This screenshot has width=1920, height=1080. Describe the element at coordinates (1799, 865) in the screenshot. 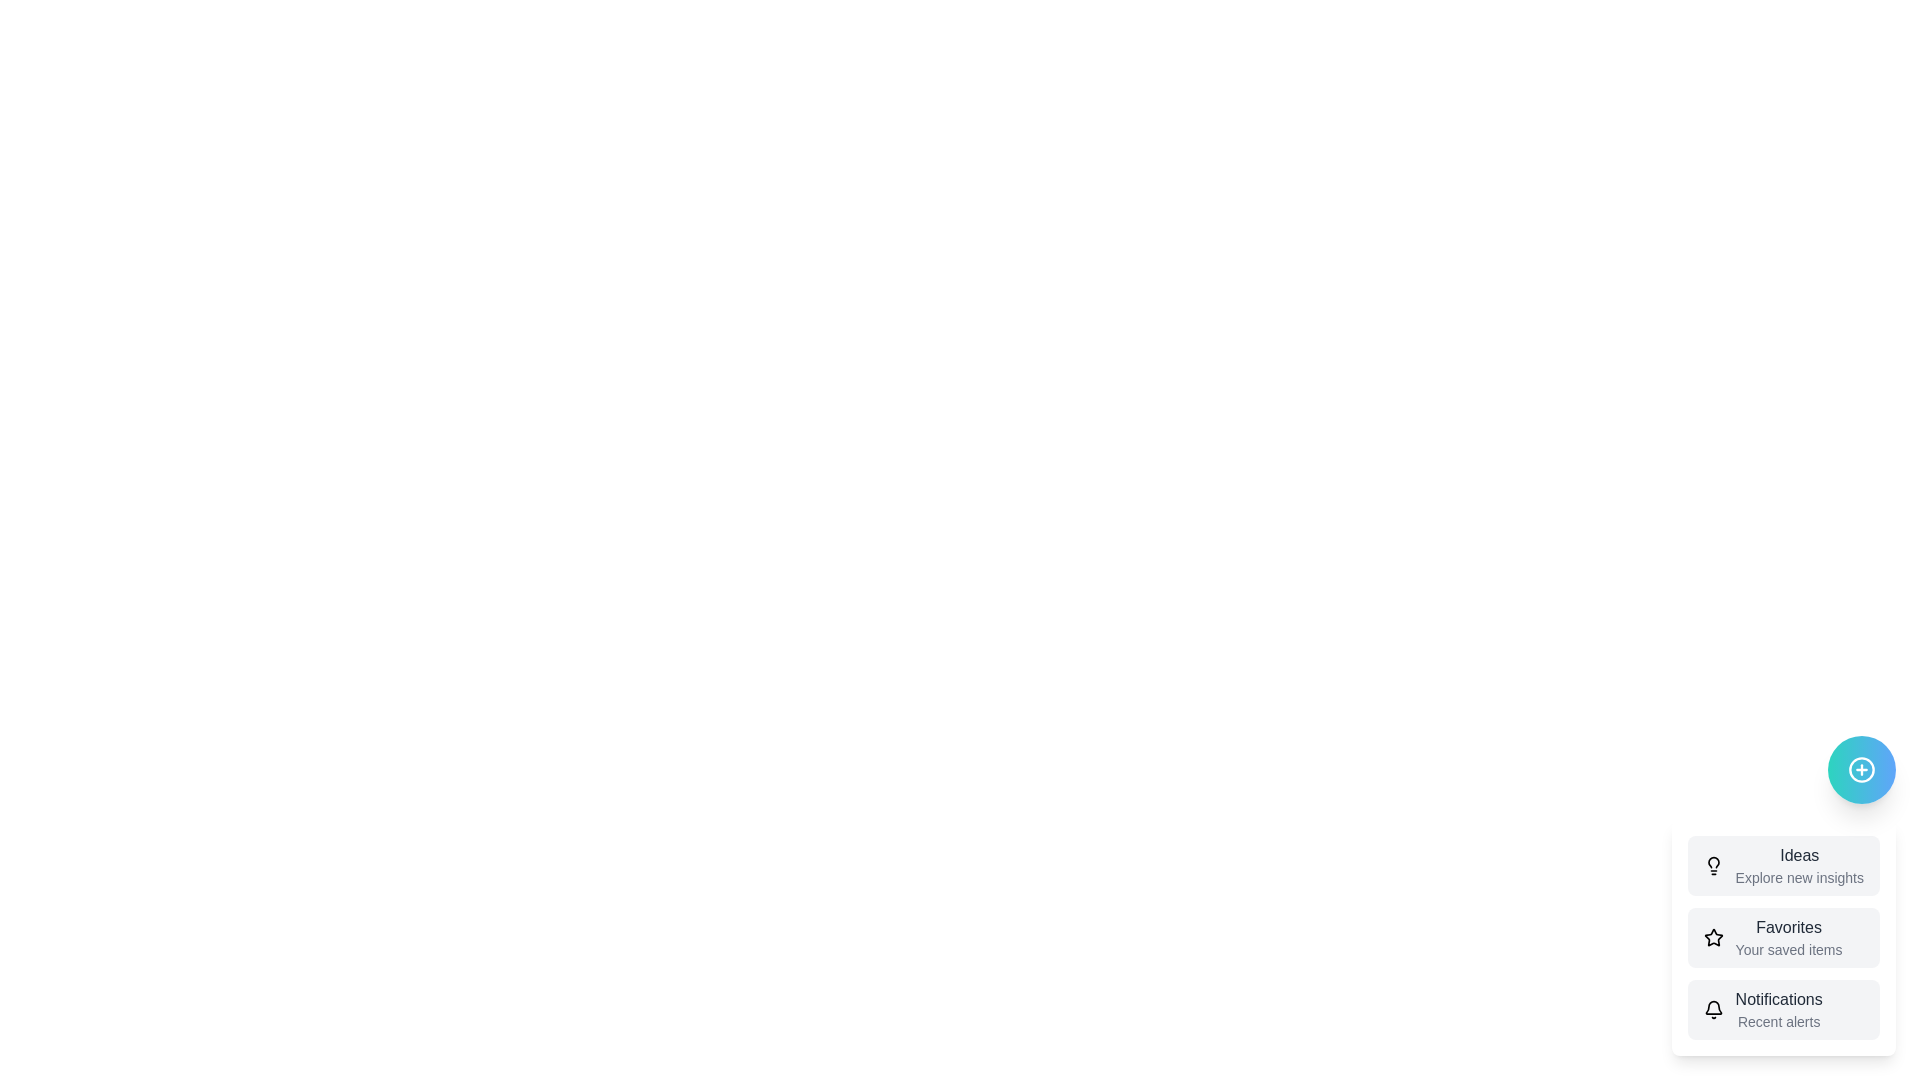

I see `text label that contains 'Ideas' and 'Explore new insights', located above the 'Favorites' element in the upper portion of the vertical list` at that location.